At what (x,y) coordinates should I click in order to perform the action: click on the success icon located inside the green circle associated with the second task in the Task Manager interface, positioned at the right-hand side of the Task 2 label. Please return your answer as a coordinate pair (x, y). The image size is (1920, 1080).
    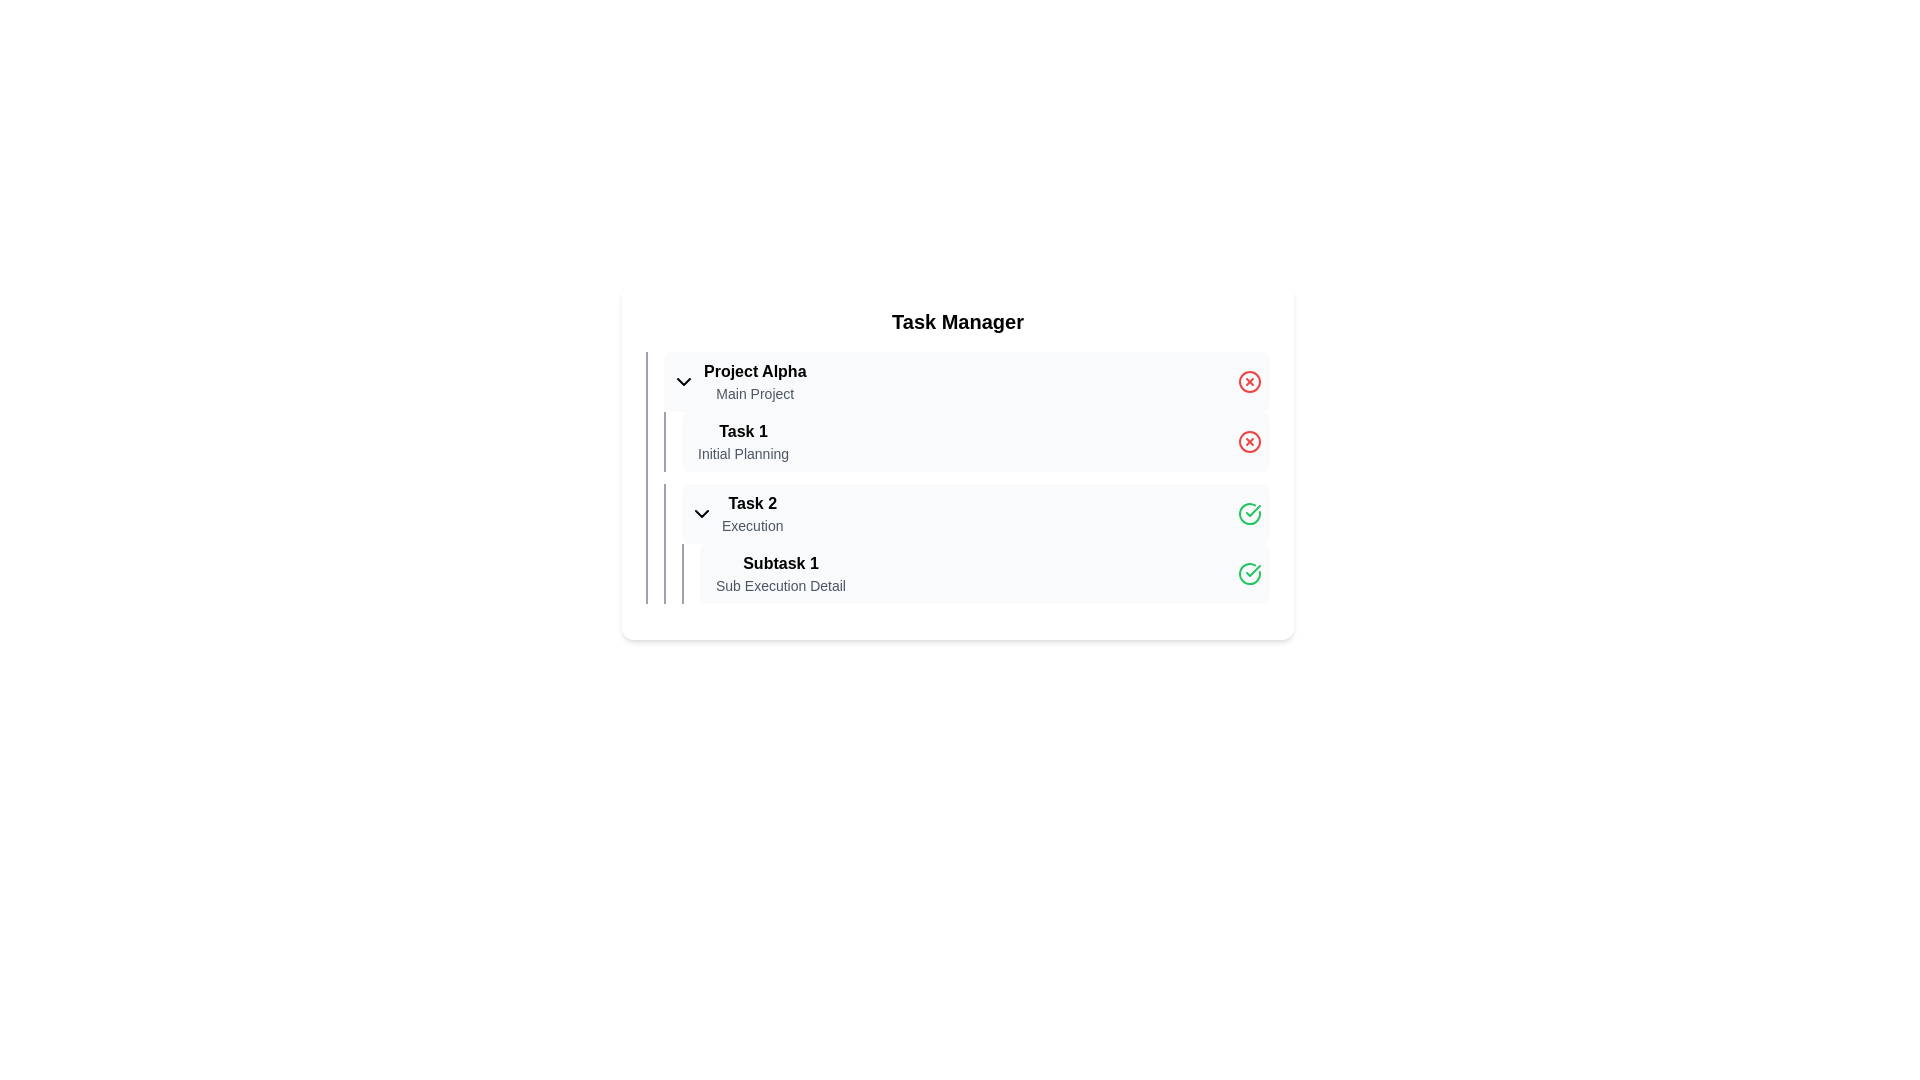
    Looking at the image, I should click on (1248, 574).